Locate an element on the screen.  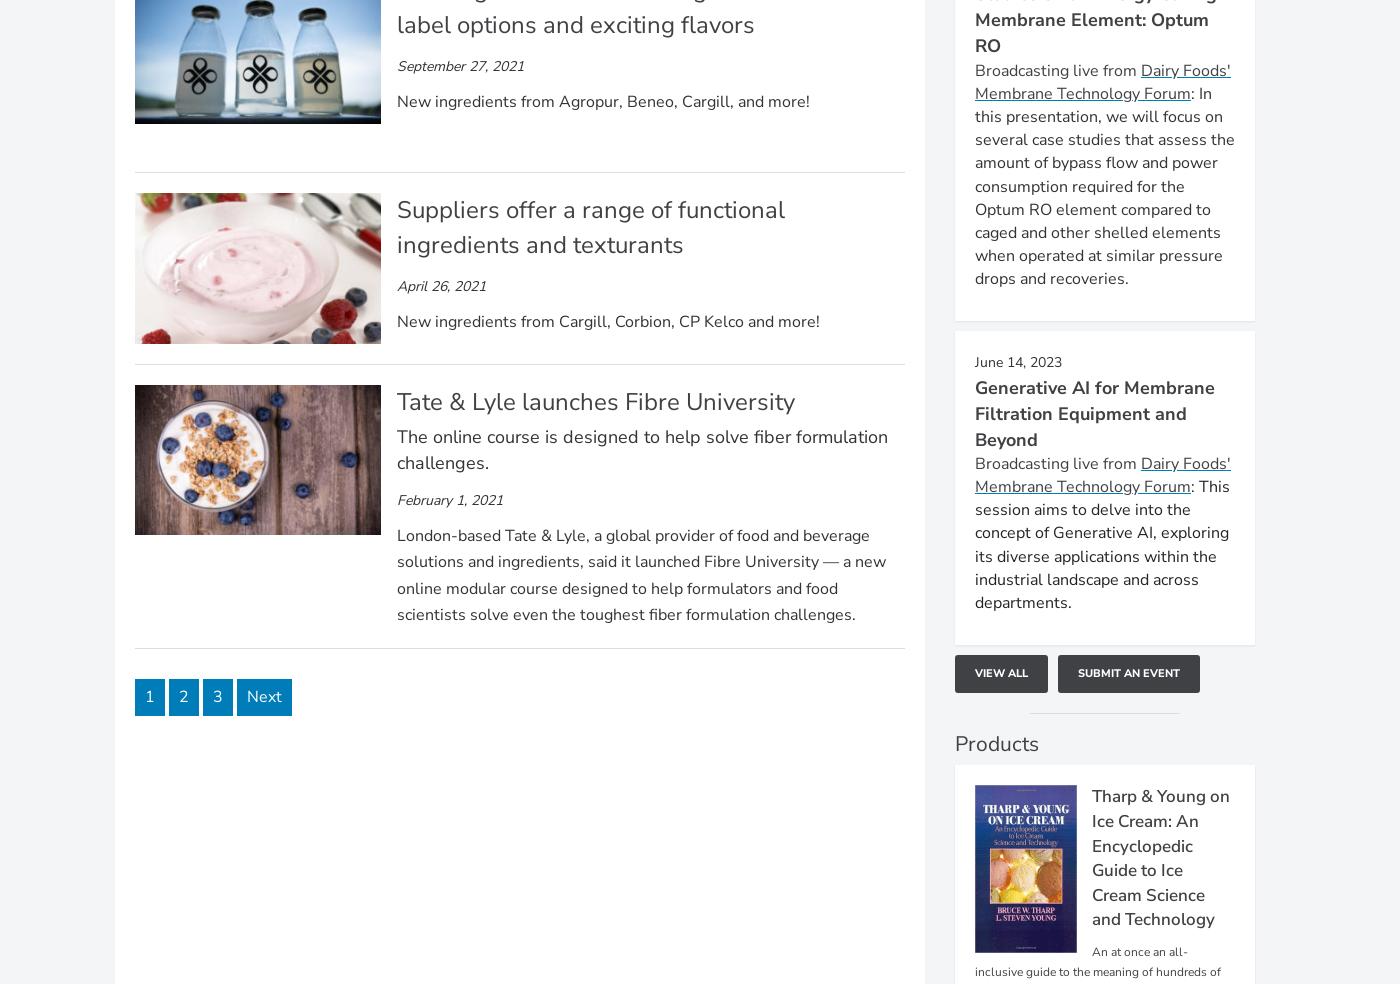
'2' is located at coordinates (179, 696).